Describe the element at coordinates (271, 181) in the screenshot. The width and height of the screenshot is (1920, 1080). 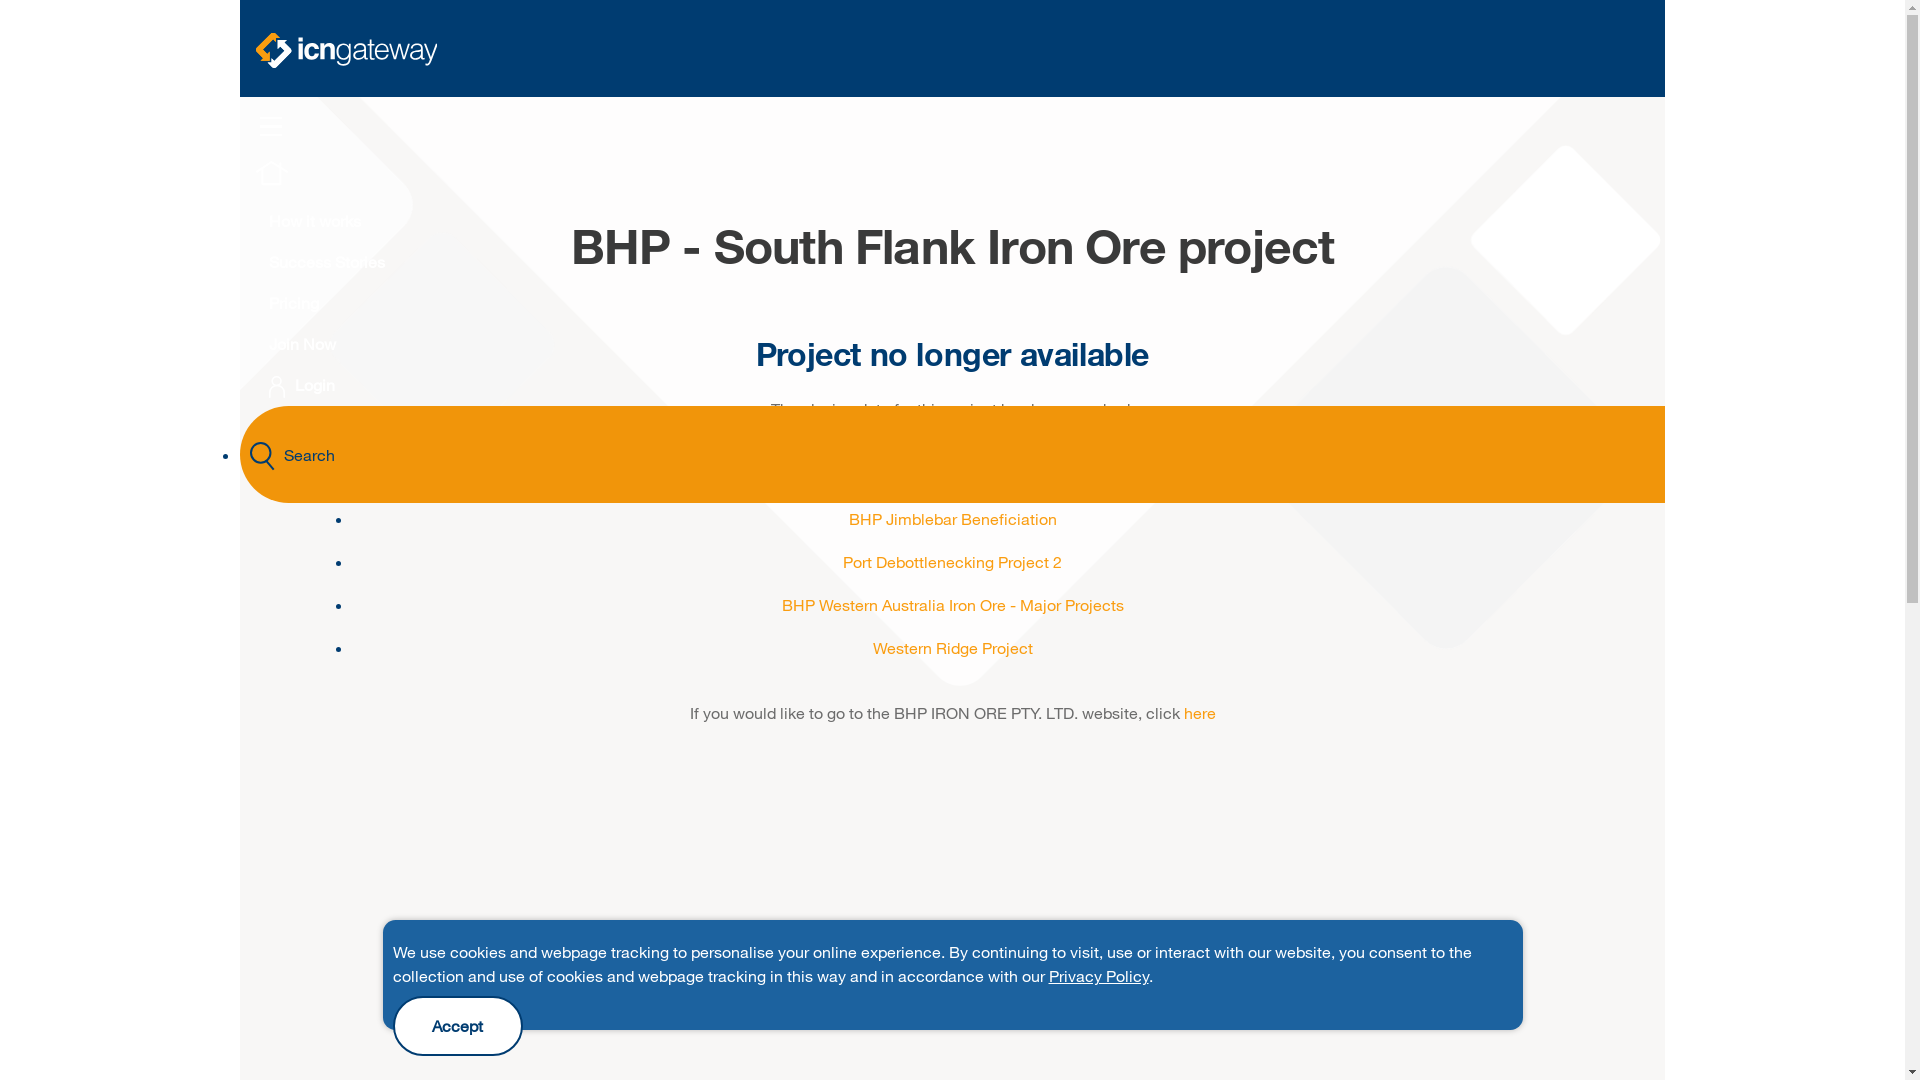
I see `'ICN Gateway Home'` at that location.